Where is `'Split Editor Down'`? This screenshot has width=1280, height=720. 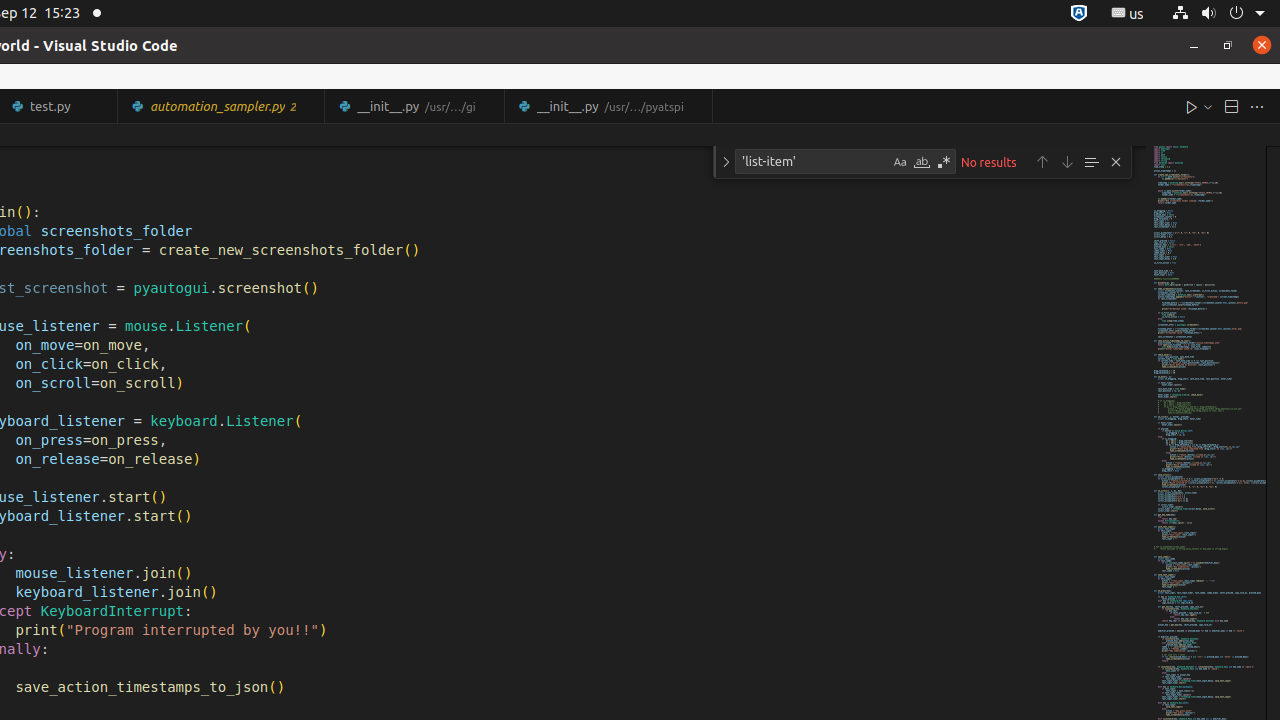
'Split Editor Down' is located at coordinates (1229, 106).